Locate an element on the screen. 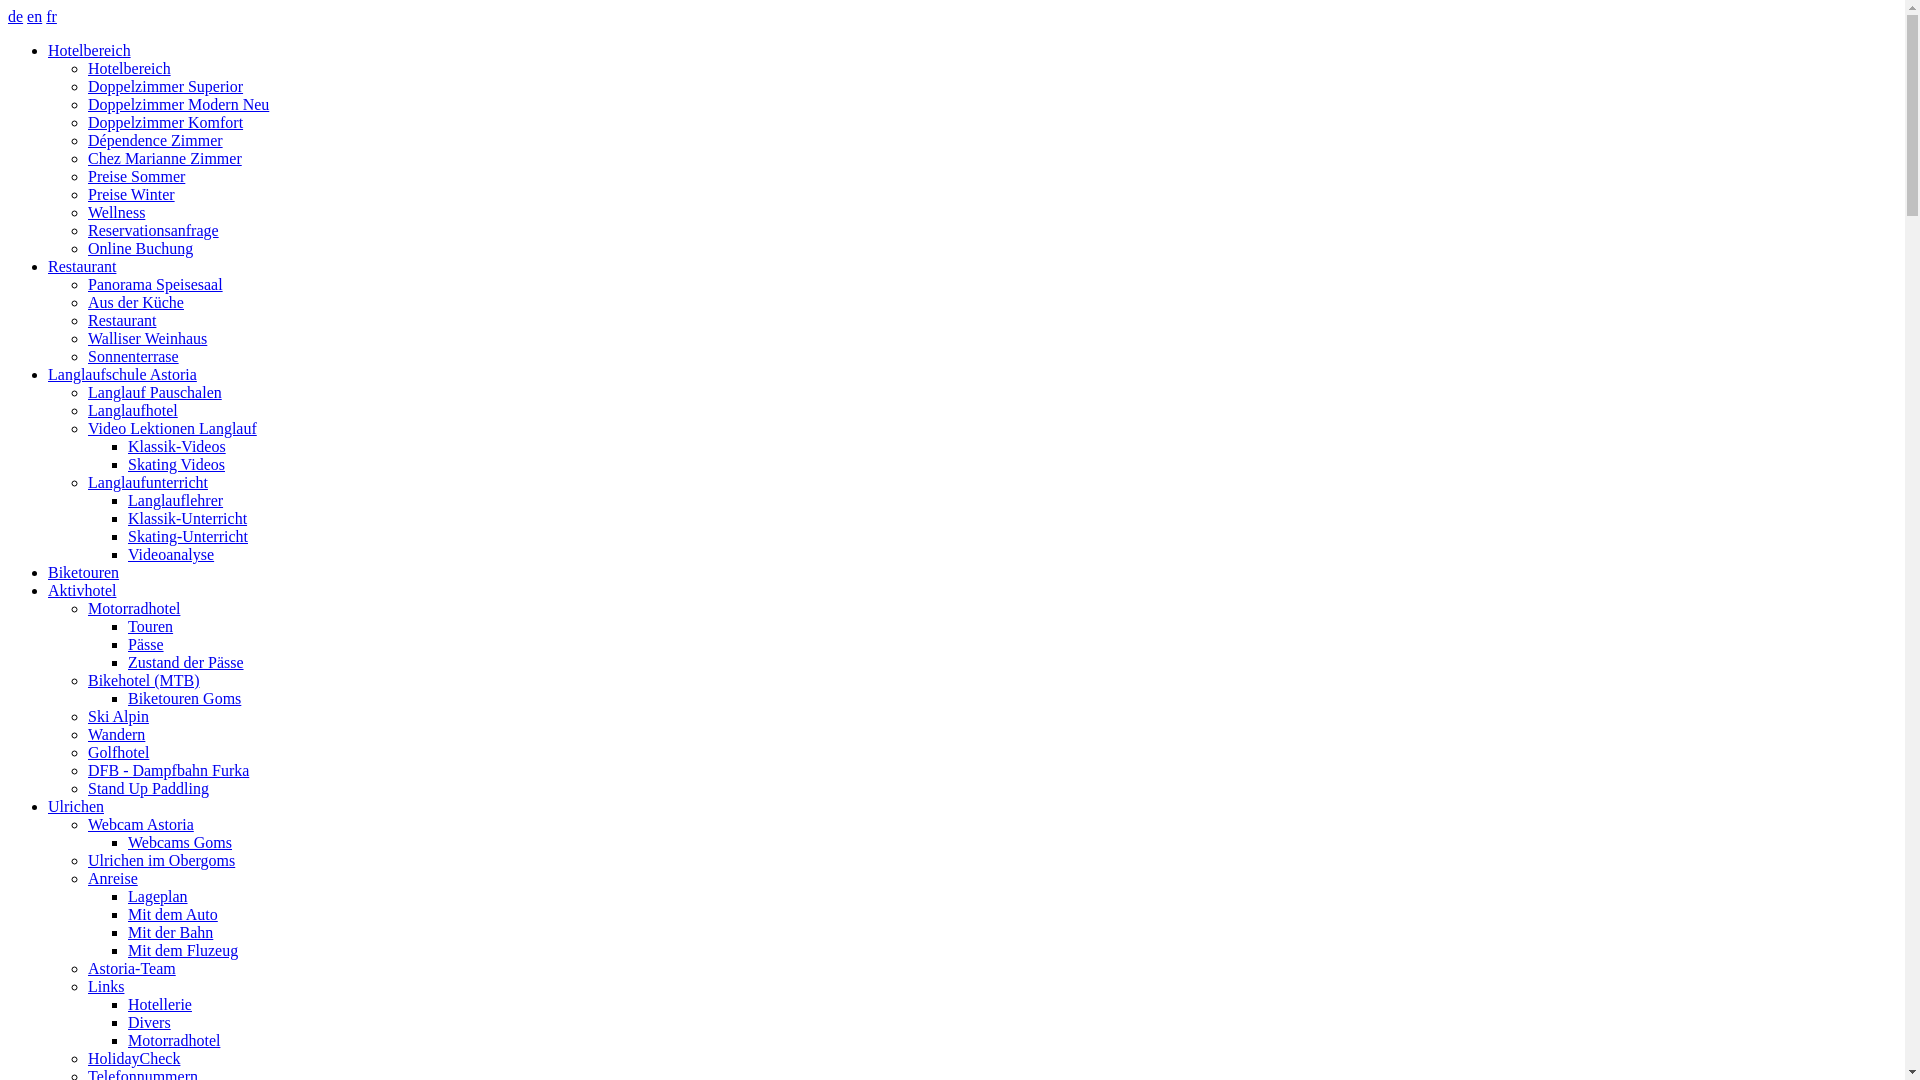 The image size is (1920, 1080). 'Wellness' is located at coordinates (115, 212).